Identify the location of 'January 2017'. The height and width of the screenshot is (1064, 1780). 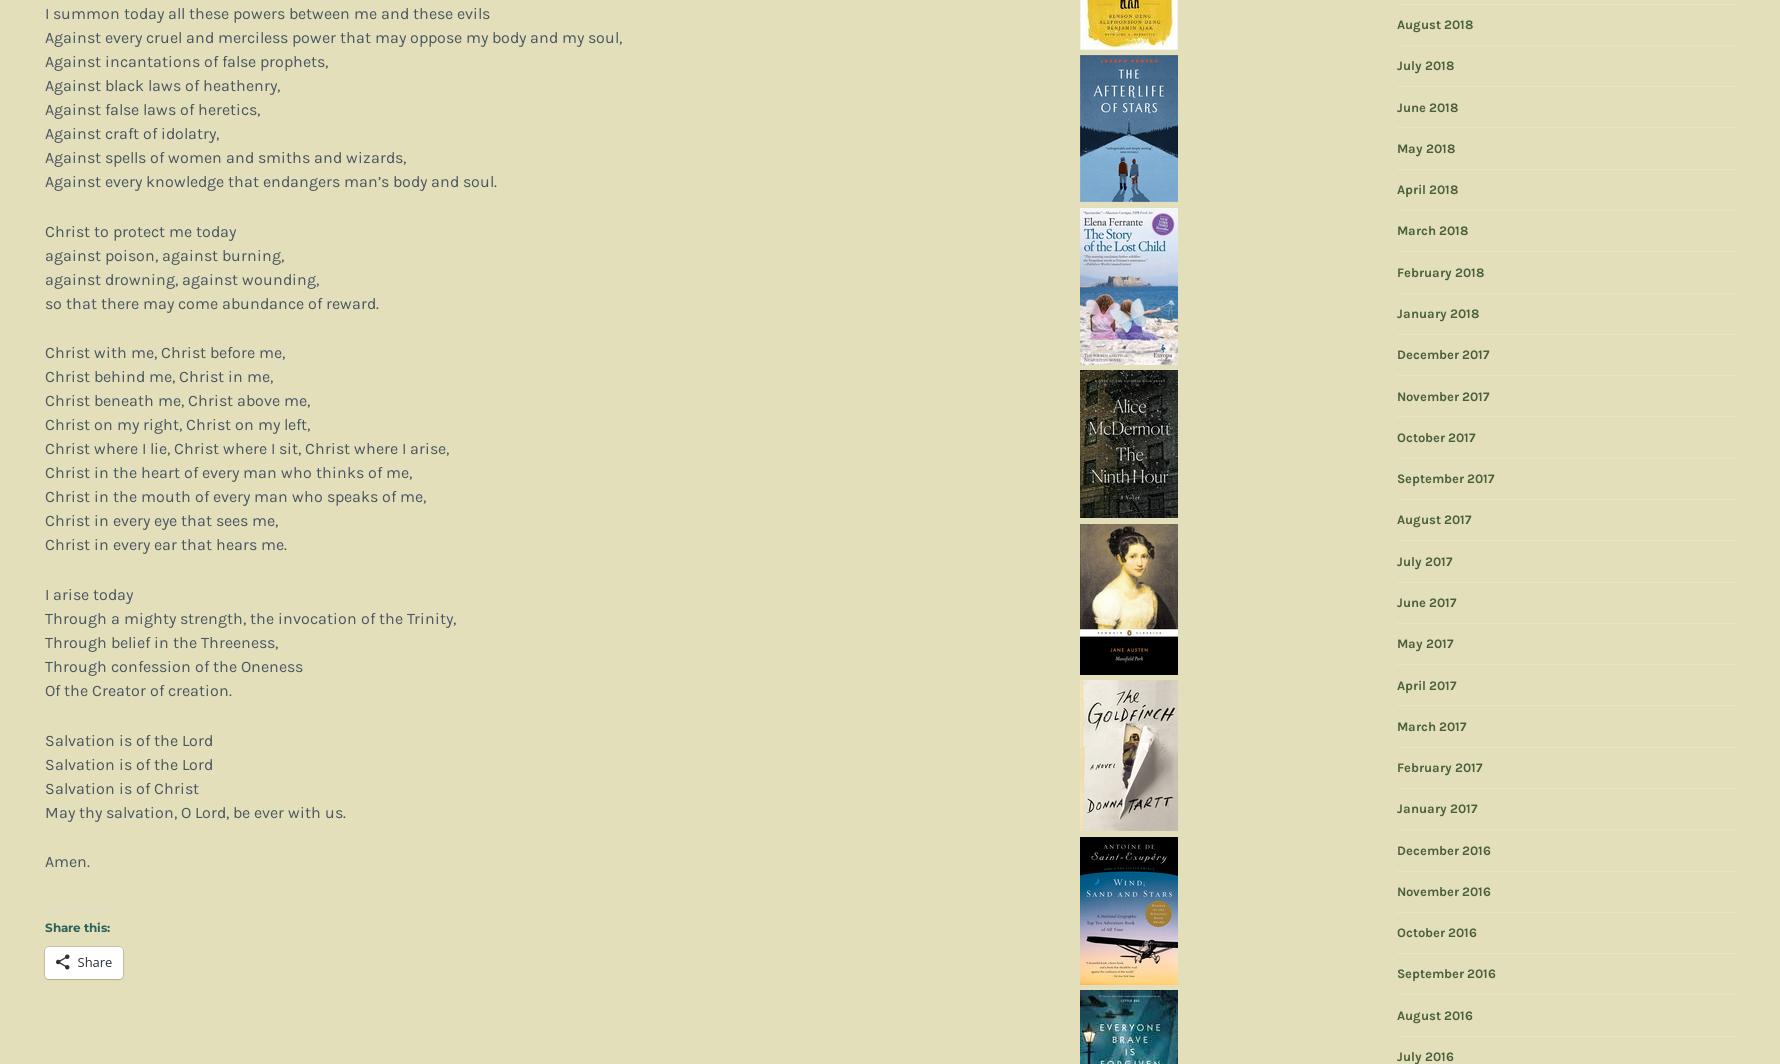
(1435, 808).